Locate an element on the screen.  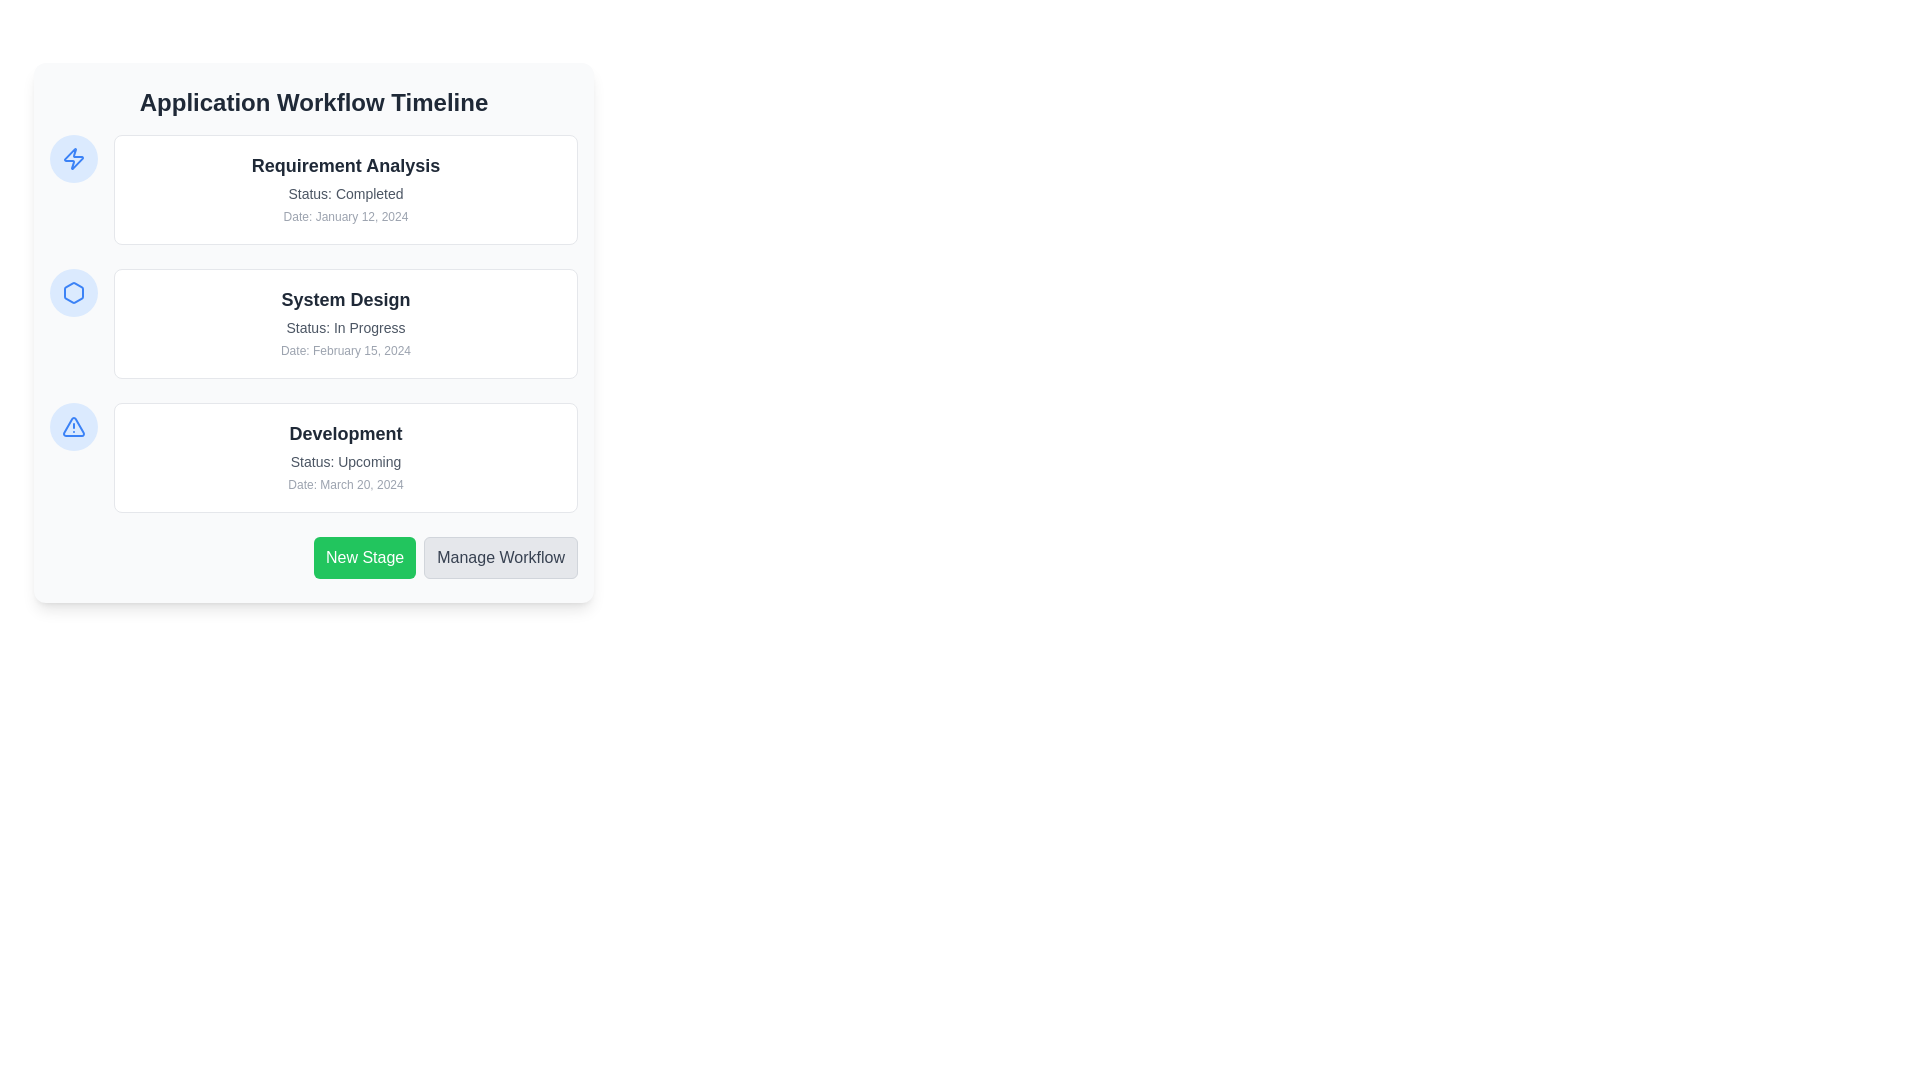
the static text label displaying 'Date: February 15, 2024', located beneath 'Status: In Progress' in the 'System Design' section of the workflow timeline is located at coordinates (345, 350).